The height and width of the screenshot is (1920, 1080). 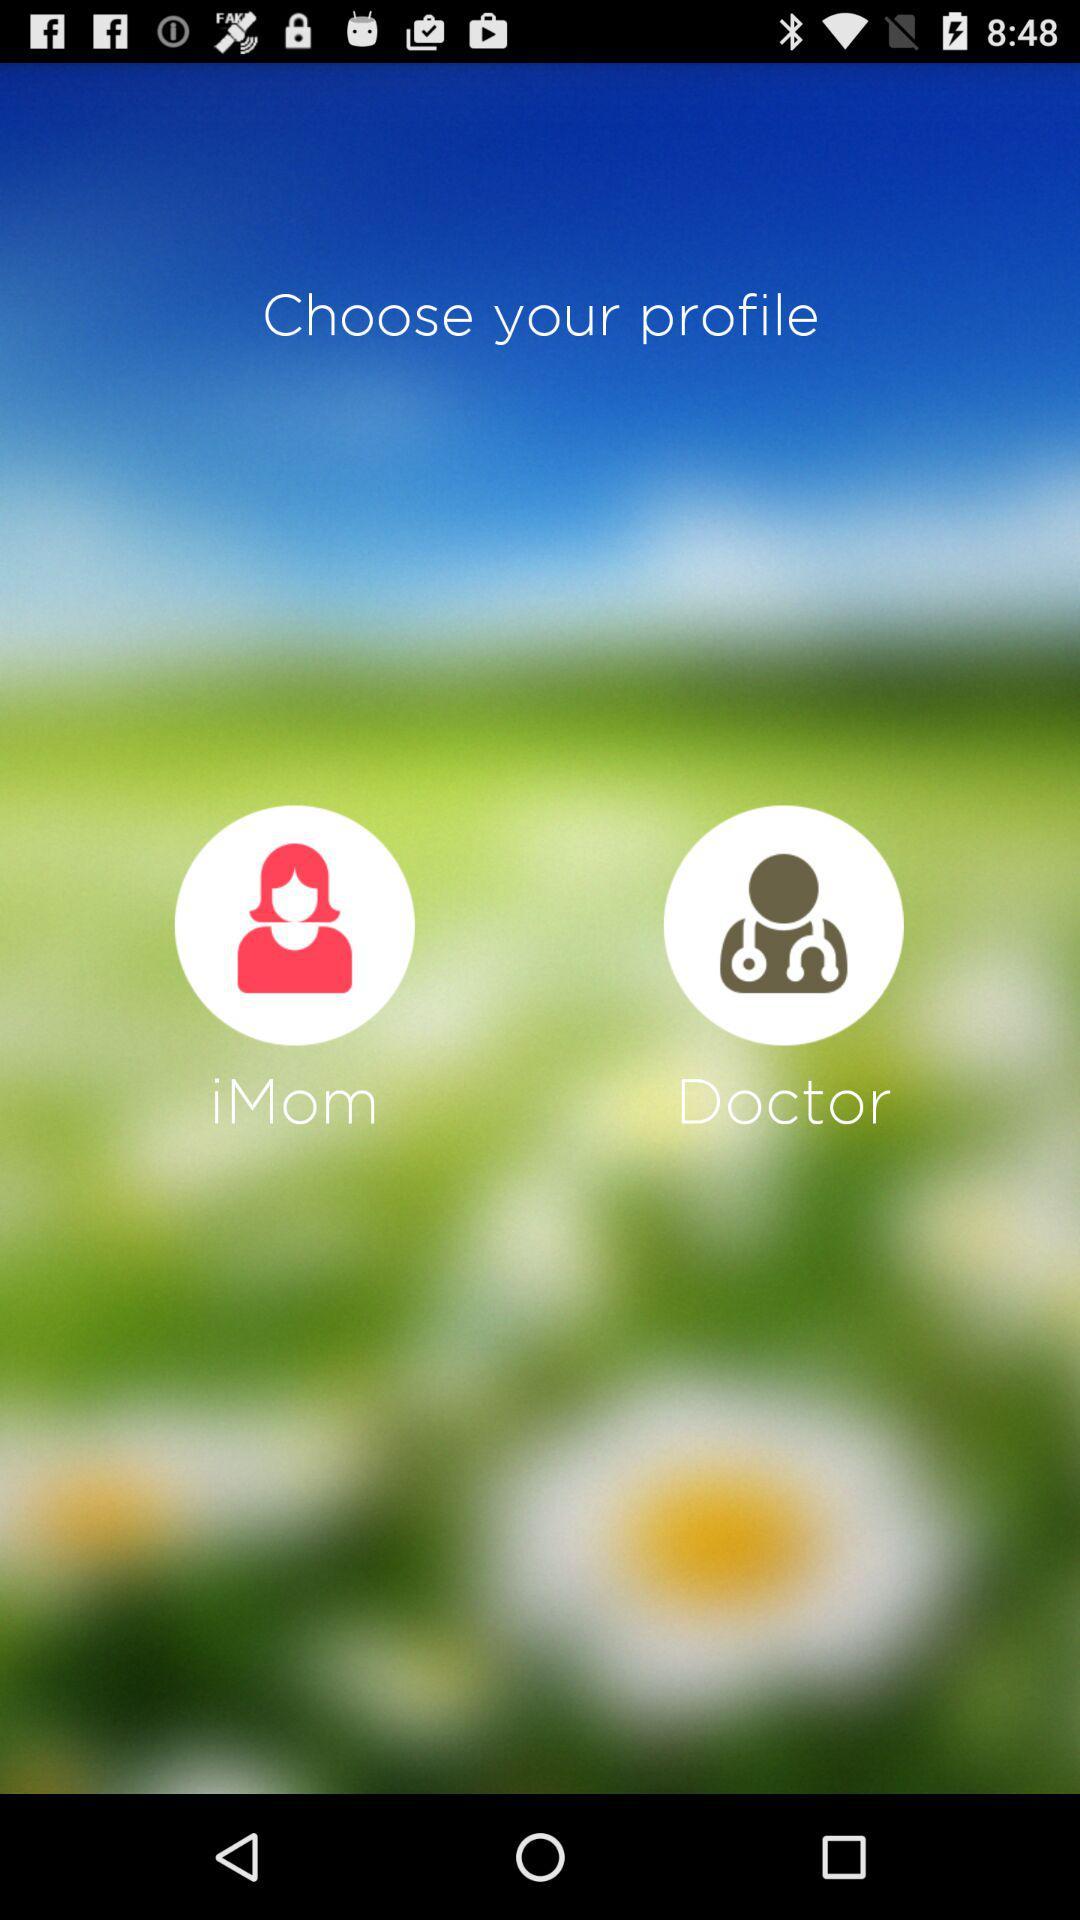 I want to click on choose profile, so click(x=294, y=924).